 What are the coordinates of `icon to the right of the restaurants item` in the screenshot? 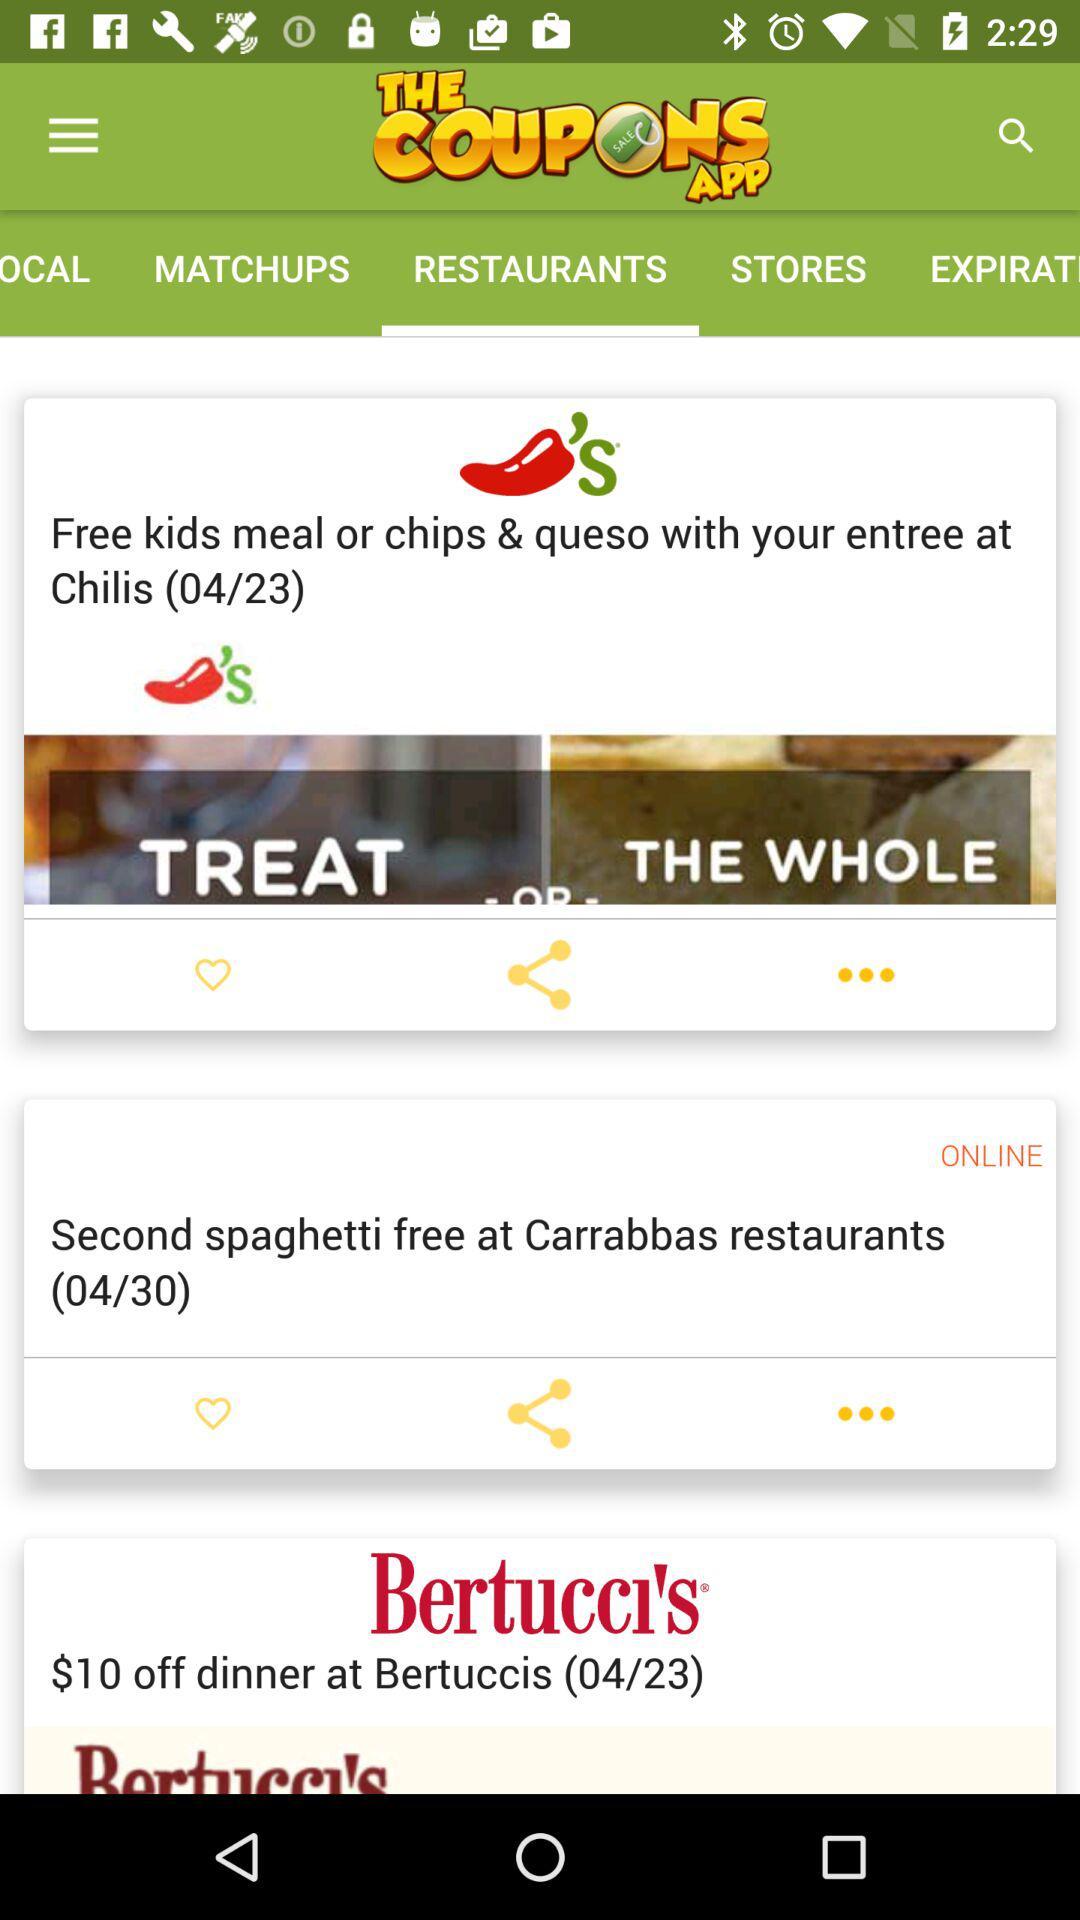 It's located at (797, 266).